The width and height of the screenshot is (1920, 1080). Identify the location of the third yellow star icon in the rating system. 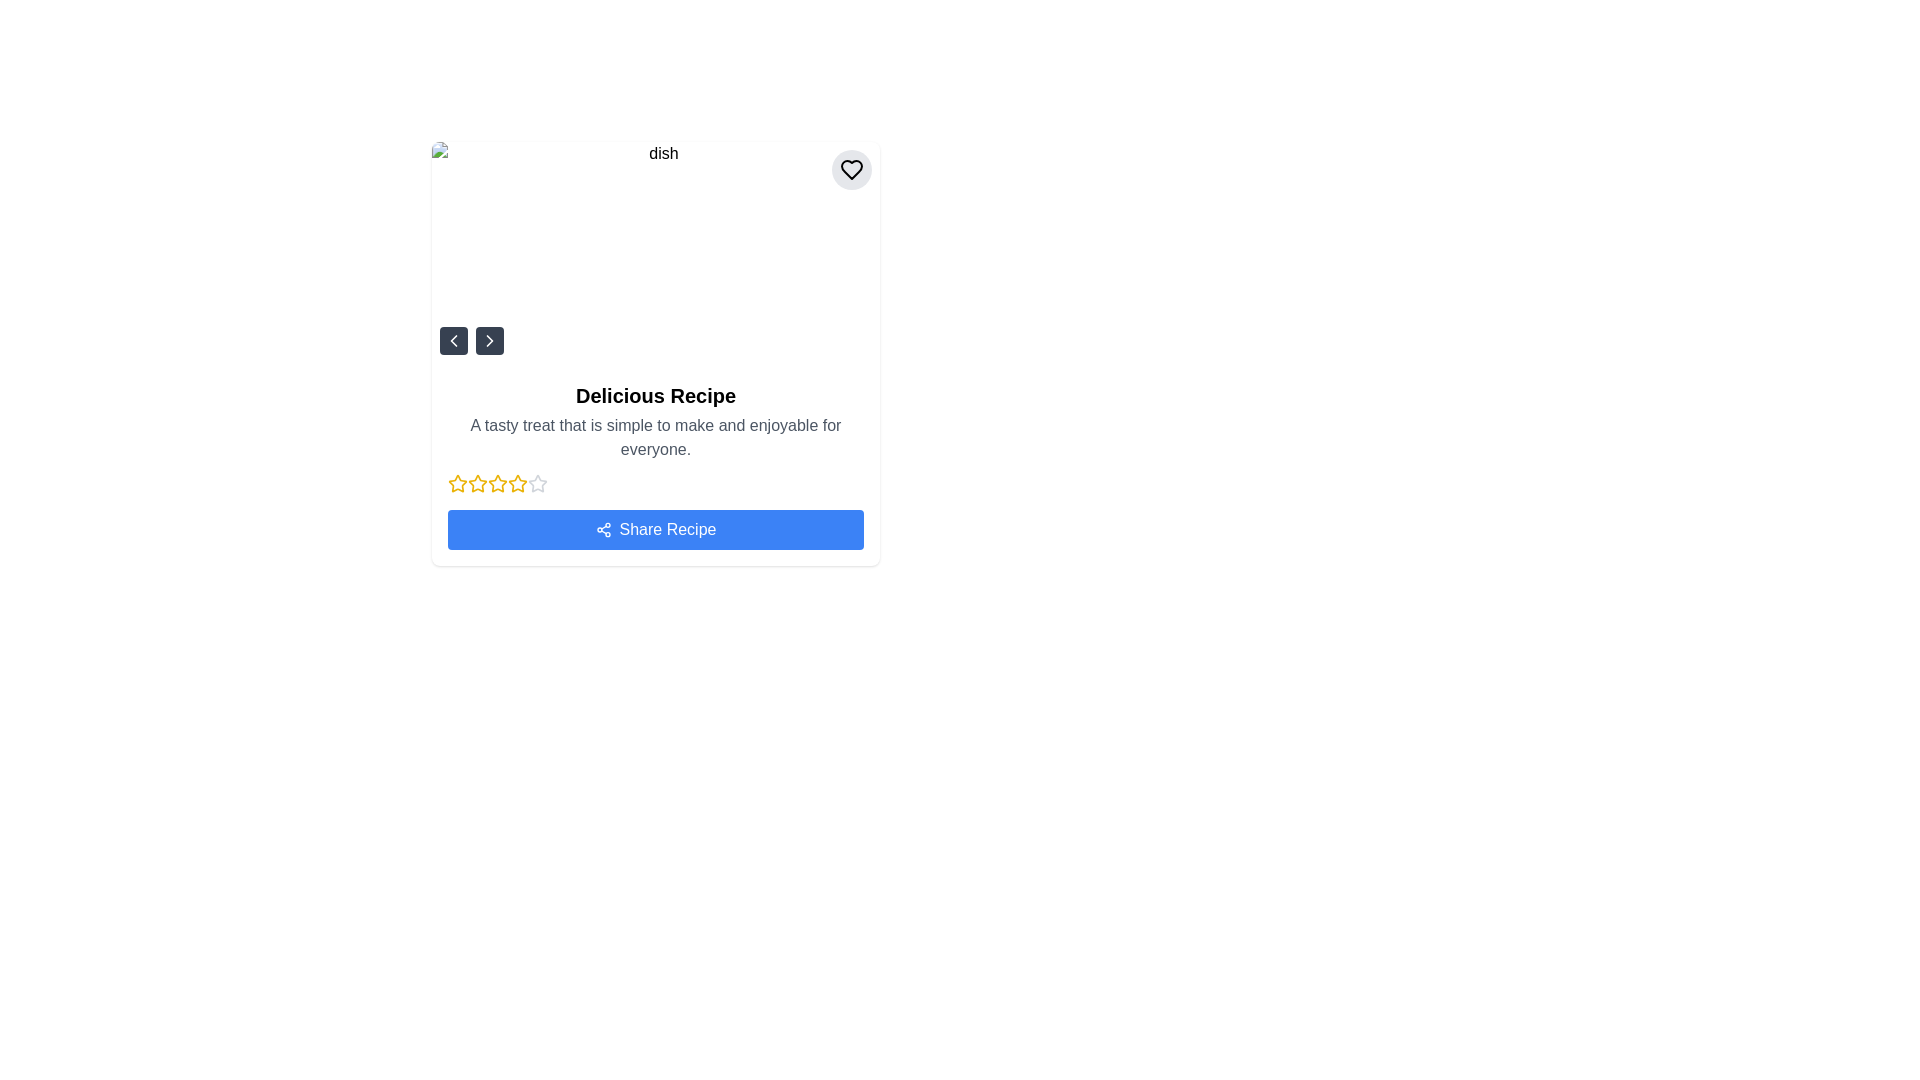
(518, 483).